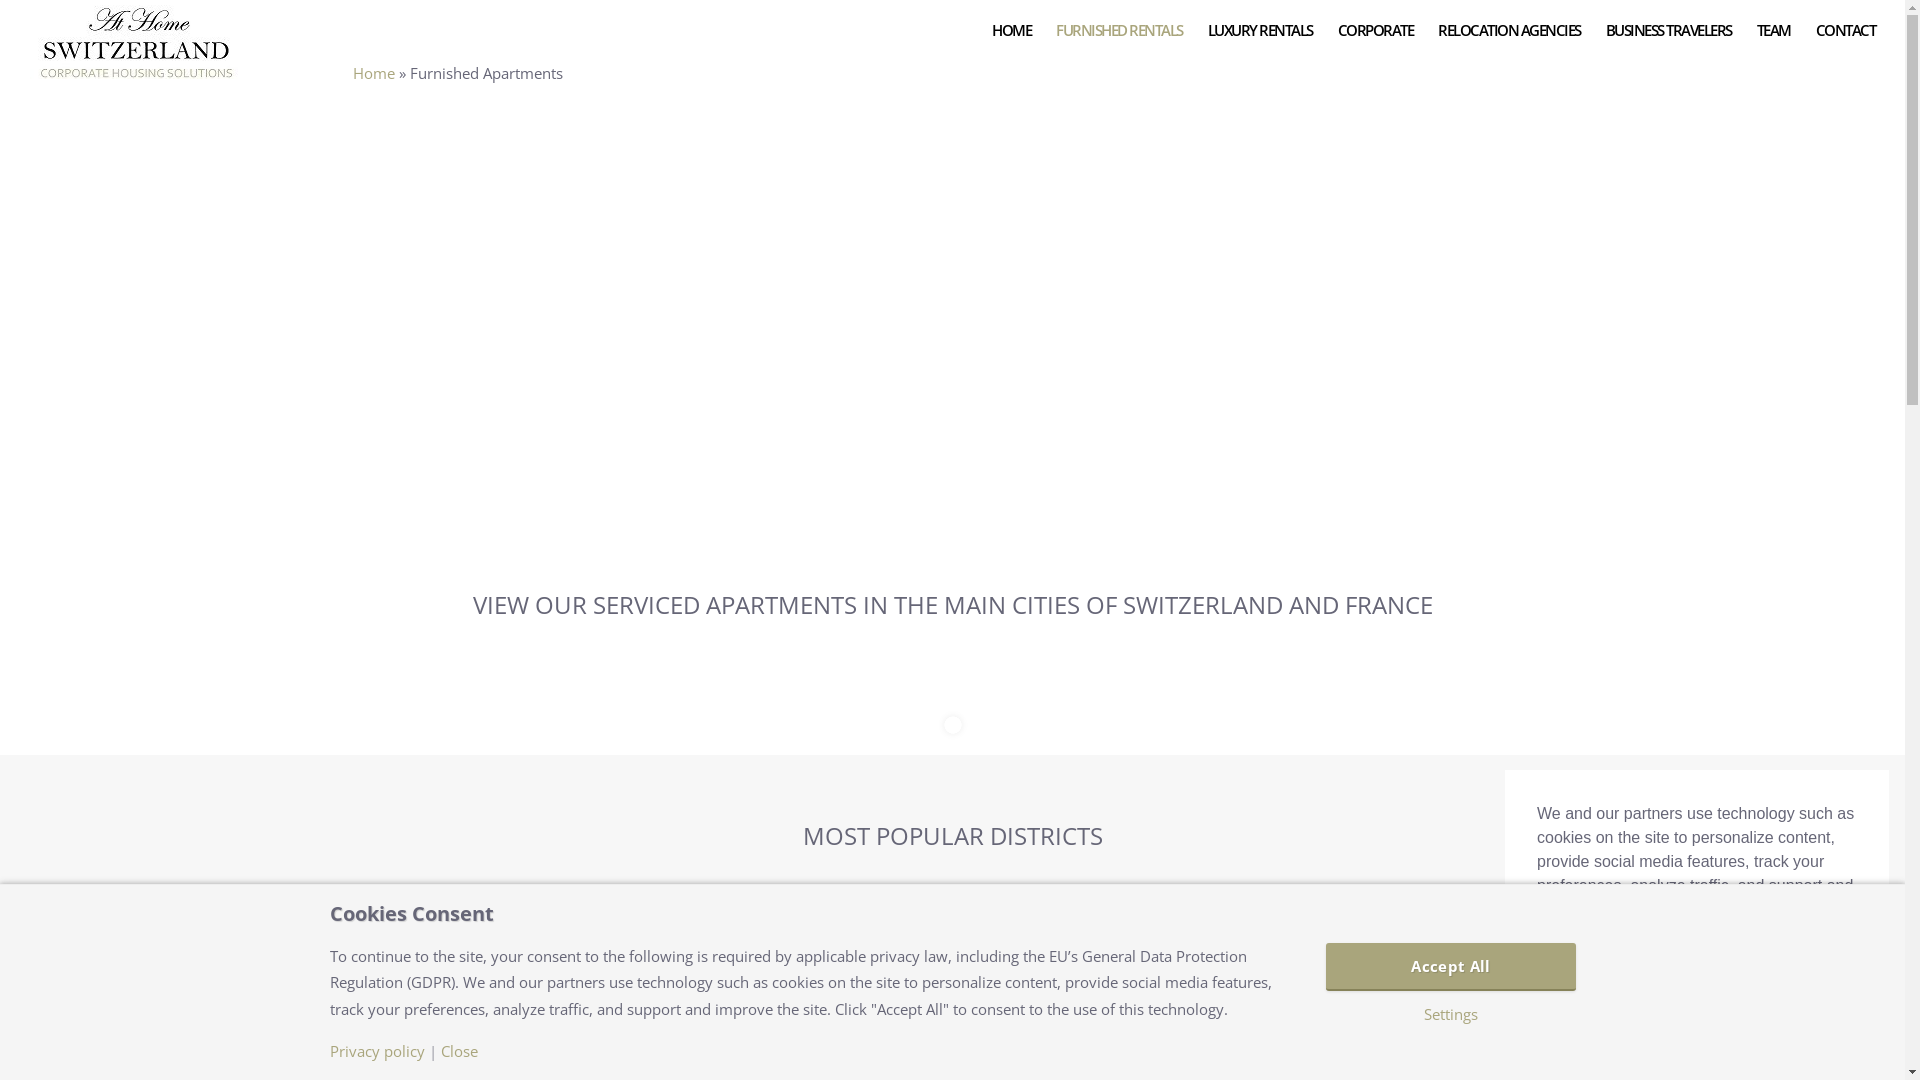 Image resolution: width=1920 pixels, height=1080 pixels. I want to click on 'Home', so click(373, 72).